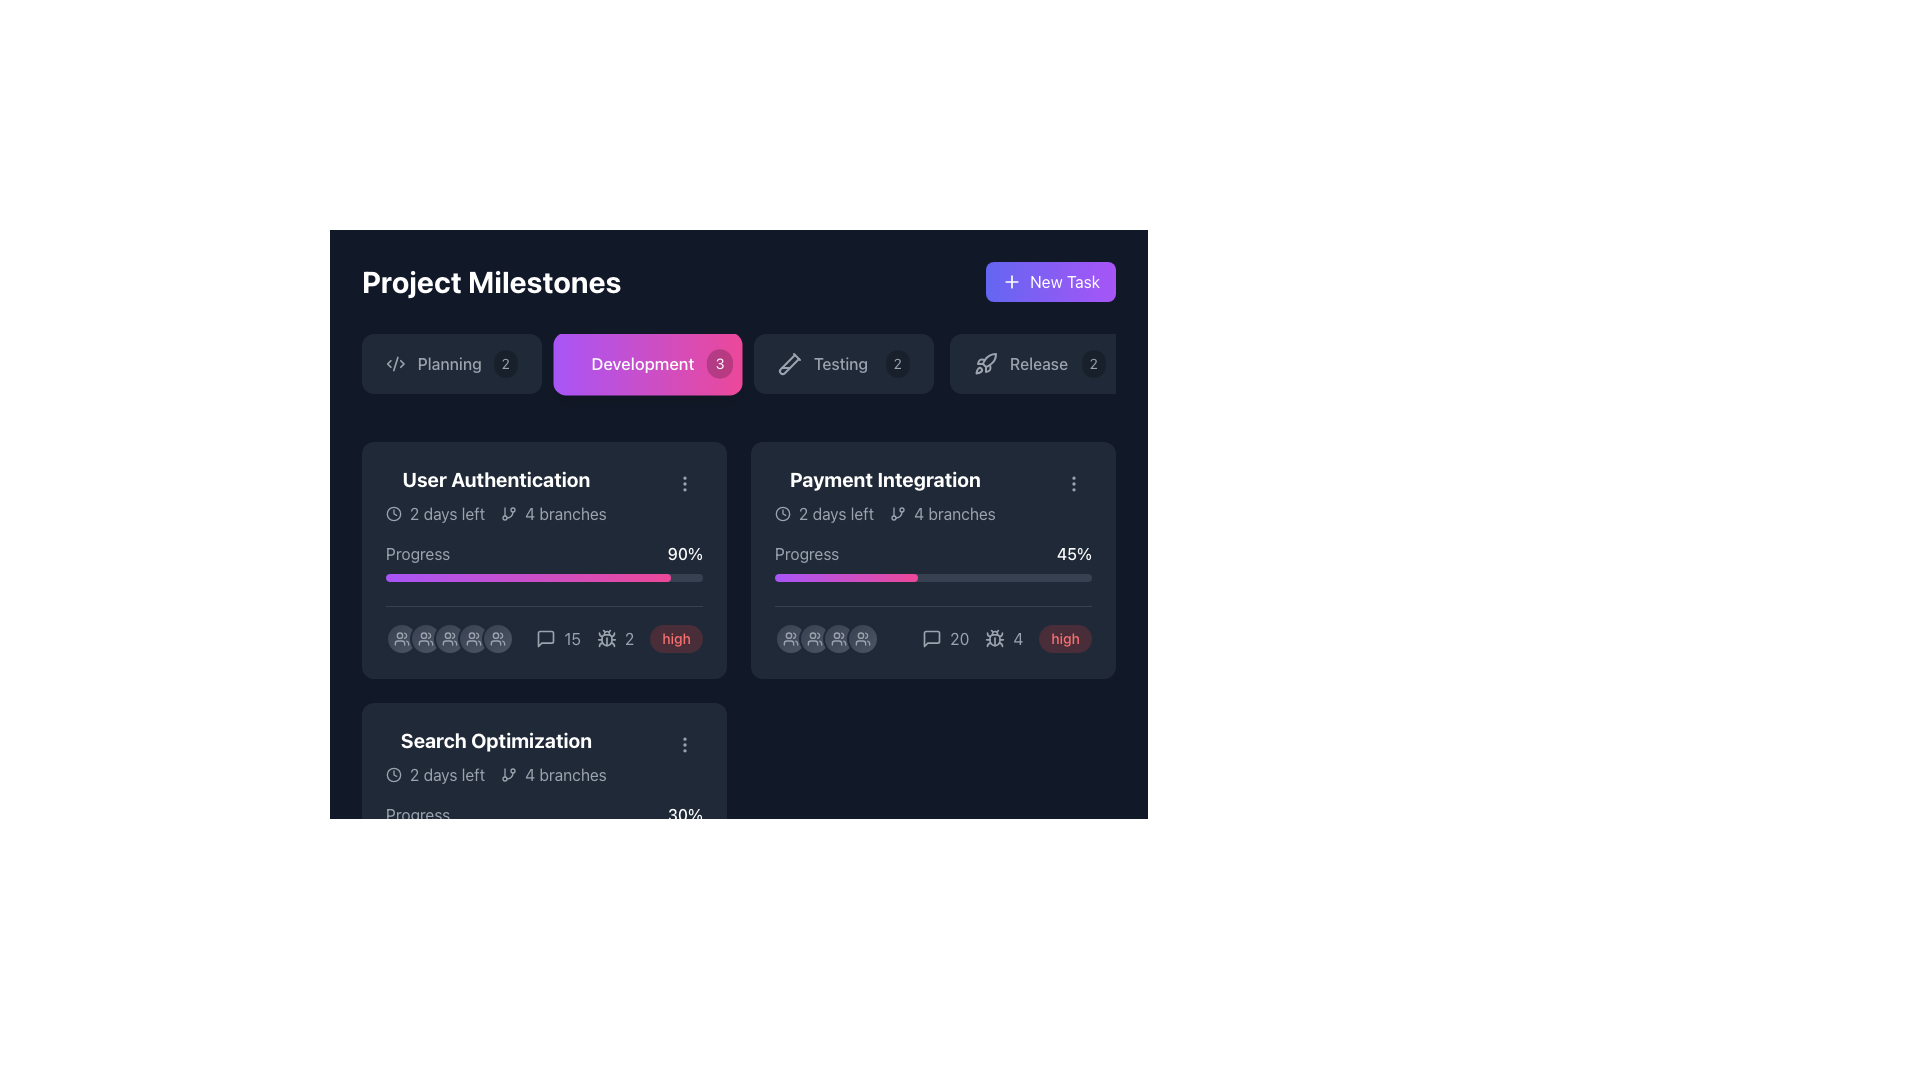 The width and height of the screenshot is (1920, 1080). Describe the element at coordinates (496, 495) in the screenshot. I see `the first Card component in the 'Development' section` at that location.